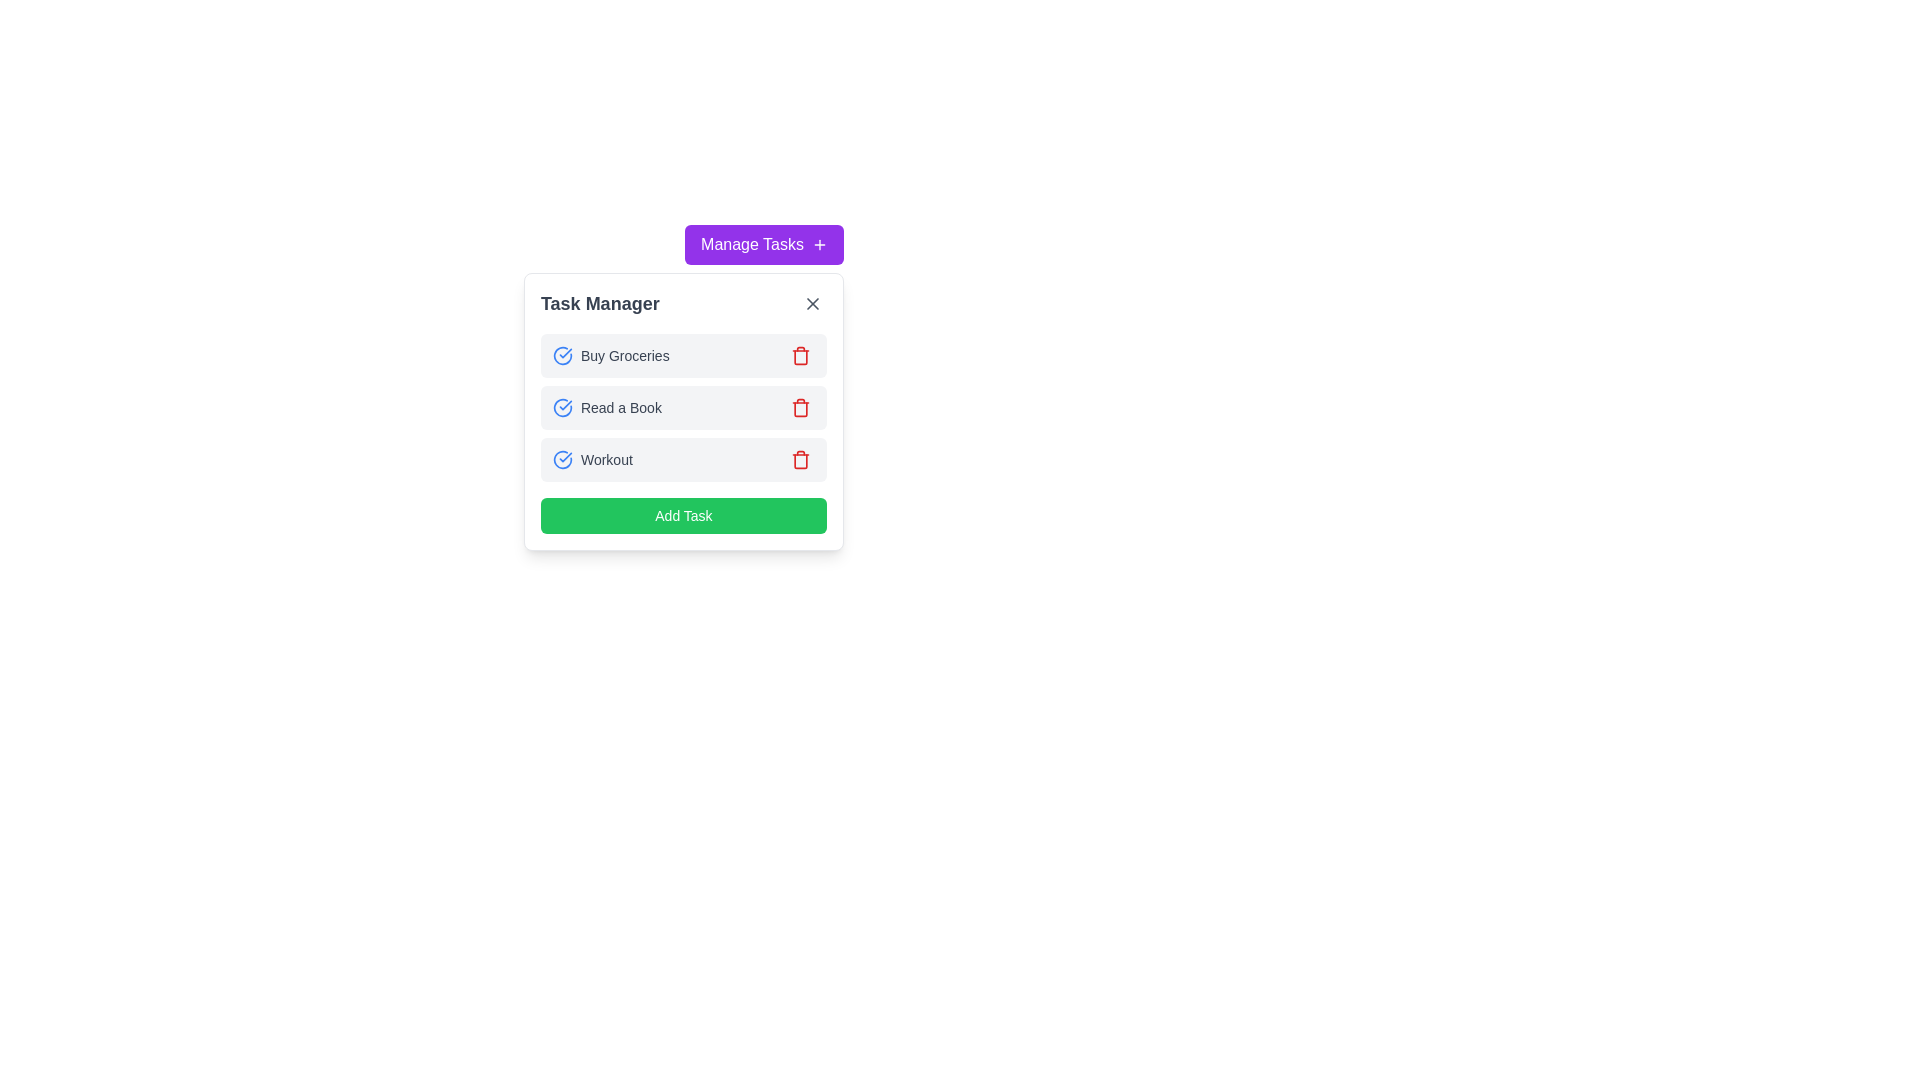 Image resolution: width=1920 pixels, height=1080 pixels. What do you see at coordinates (683, 459) in the screenshot?
I see `the 'Workout' task entry in the Task Manager to interact with its details` at bounding box center [683, 459].